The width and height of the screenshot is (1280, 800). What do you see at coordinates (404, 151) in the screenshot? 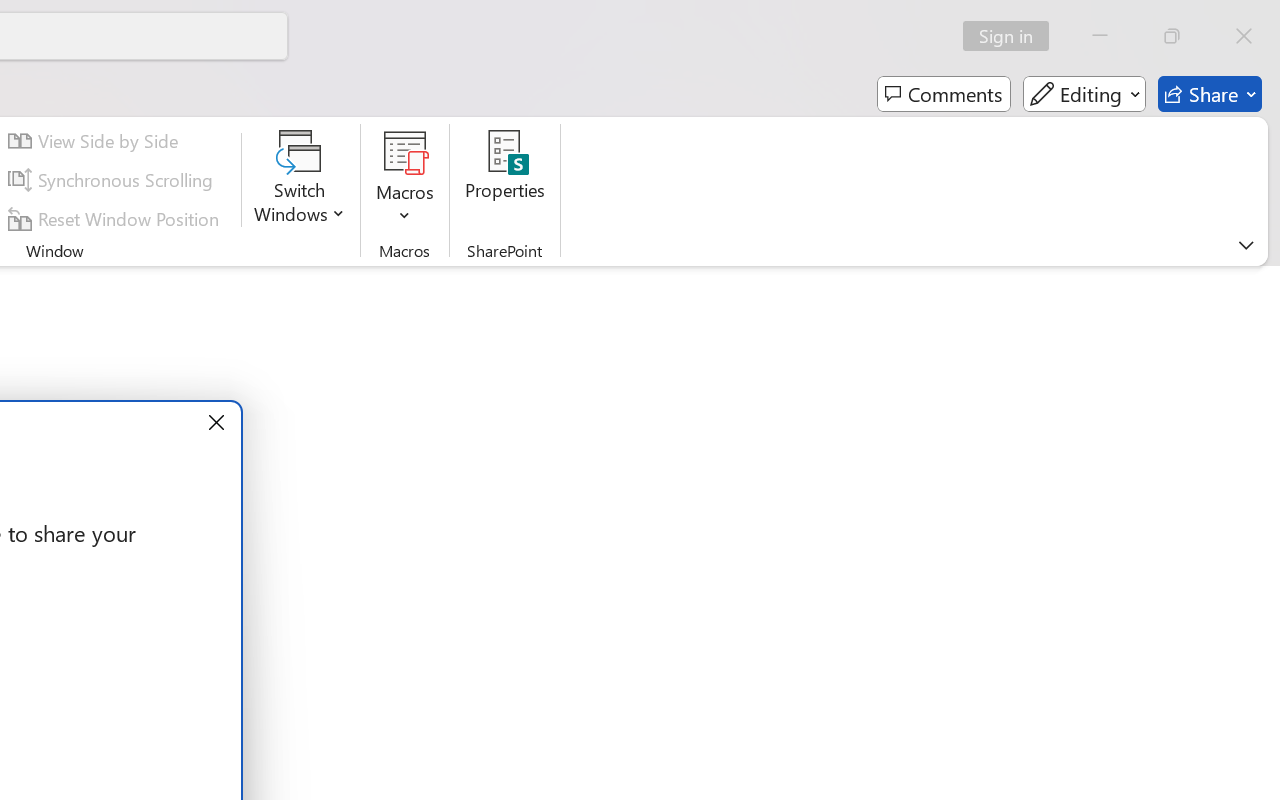
I see `'View Macros'` at bounding box center [404, 151].